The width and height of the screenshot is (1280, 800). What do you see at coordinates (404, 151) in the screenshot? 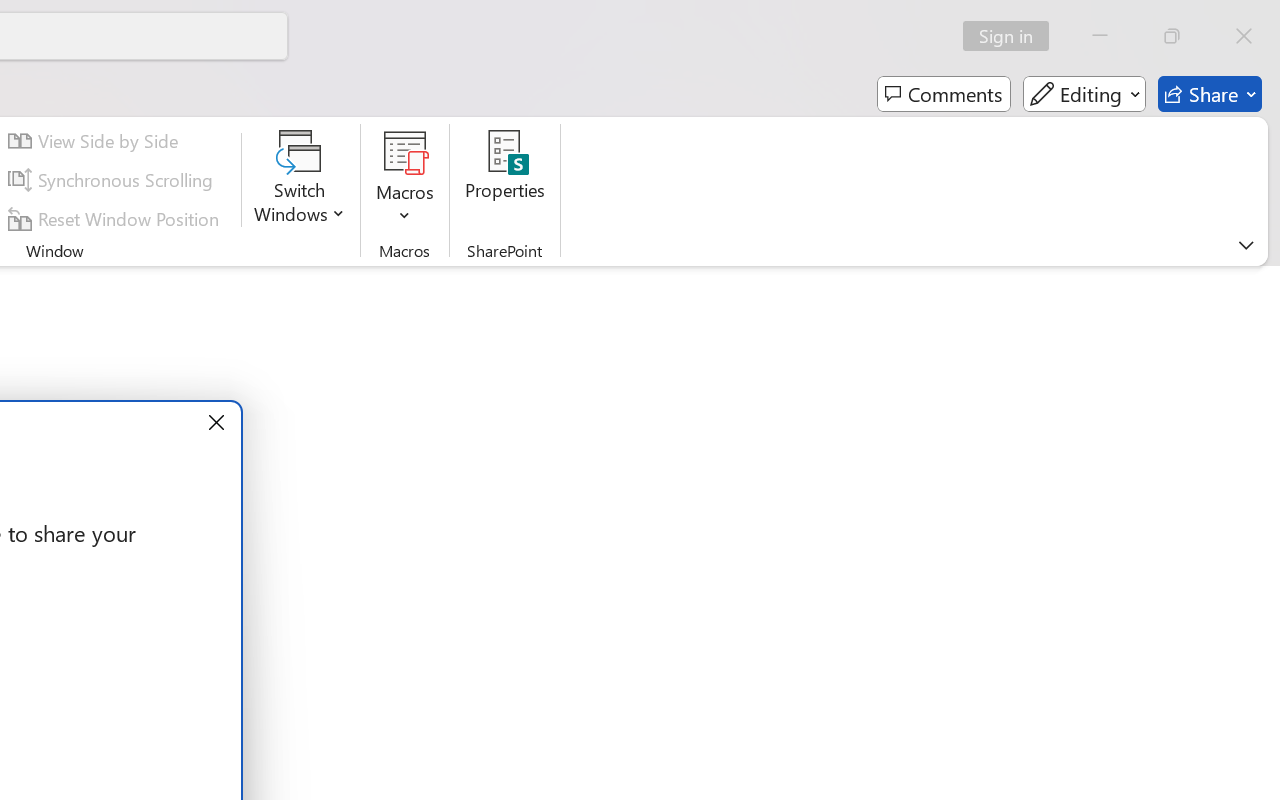
I see `'View Macros'` at bounding box center [404, 151].